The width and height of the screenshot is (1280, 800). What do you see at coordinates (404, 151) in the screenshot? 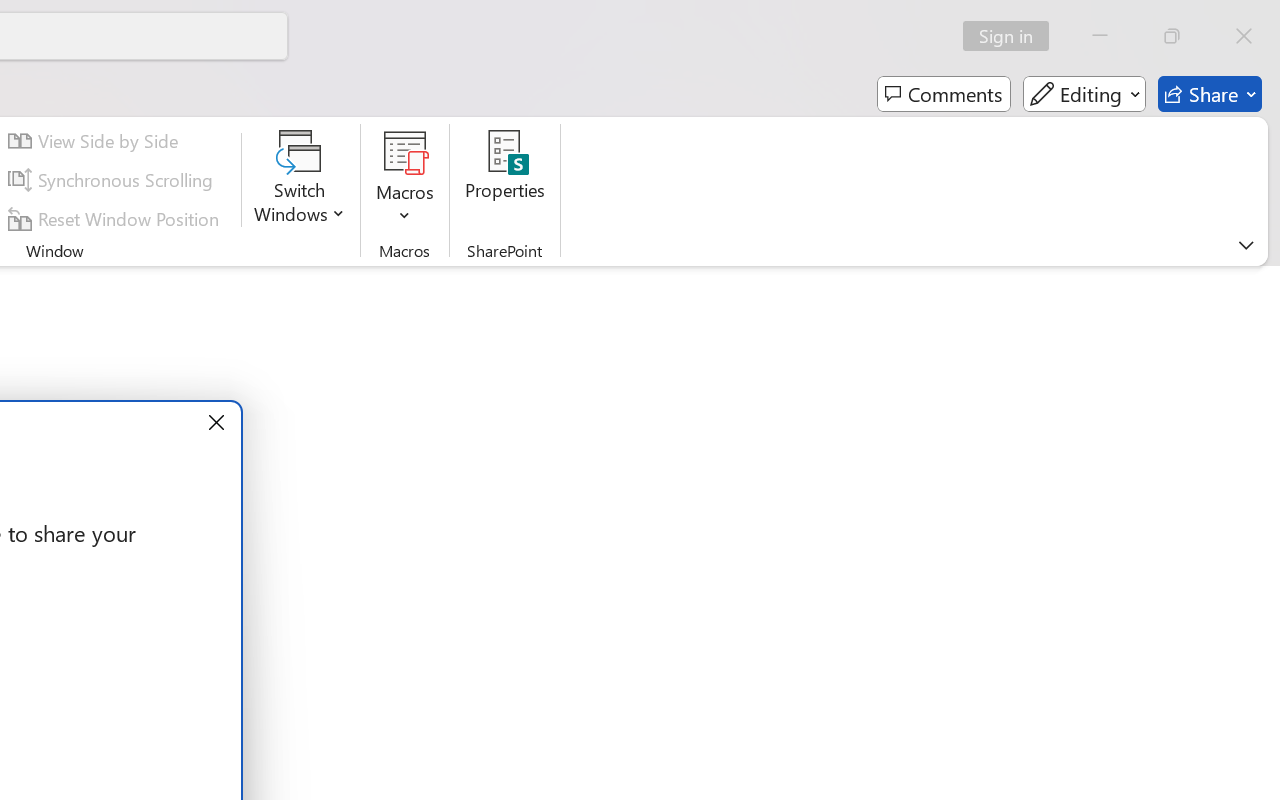
I see `'View Macros'` at bounding box center [404, 151].